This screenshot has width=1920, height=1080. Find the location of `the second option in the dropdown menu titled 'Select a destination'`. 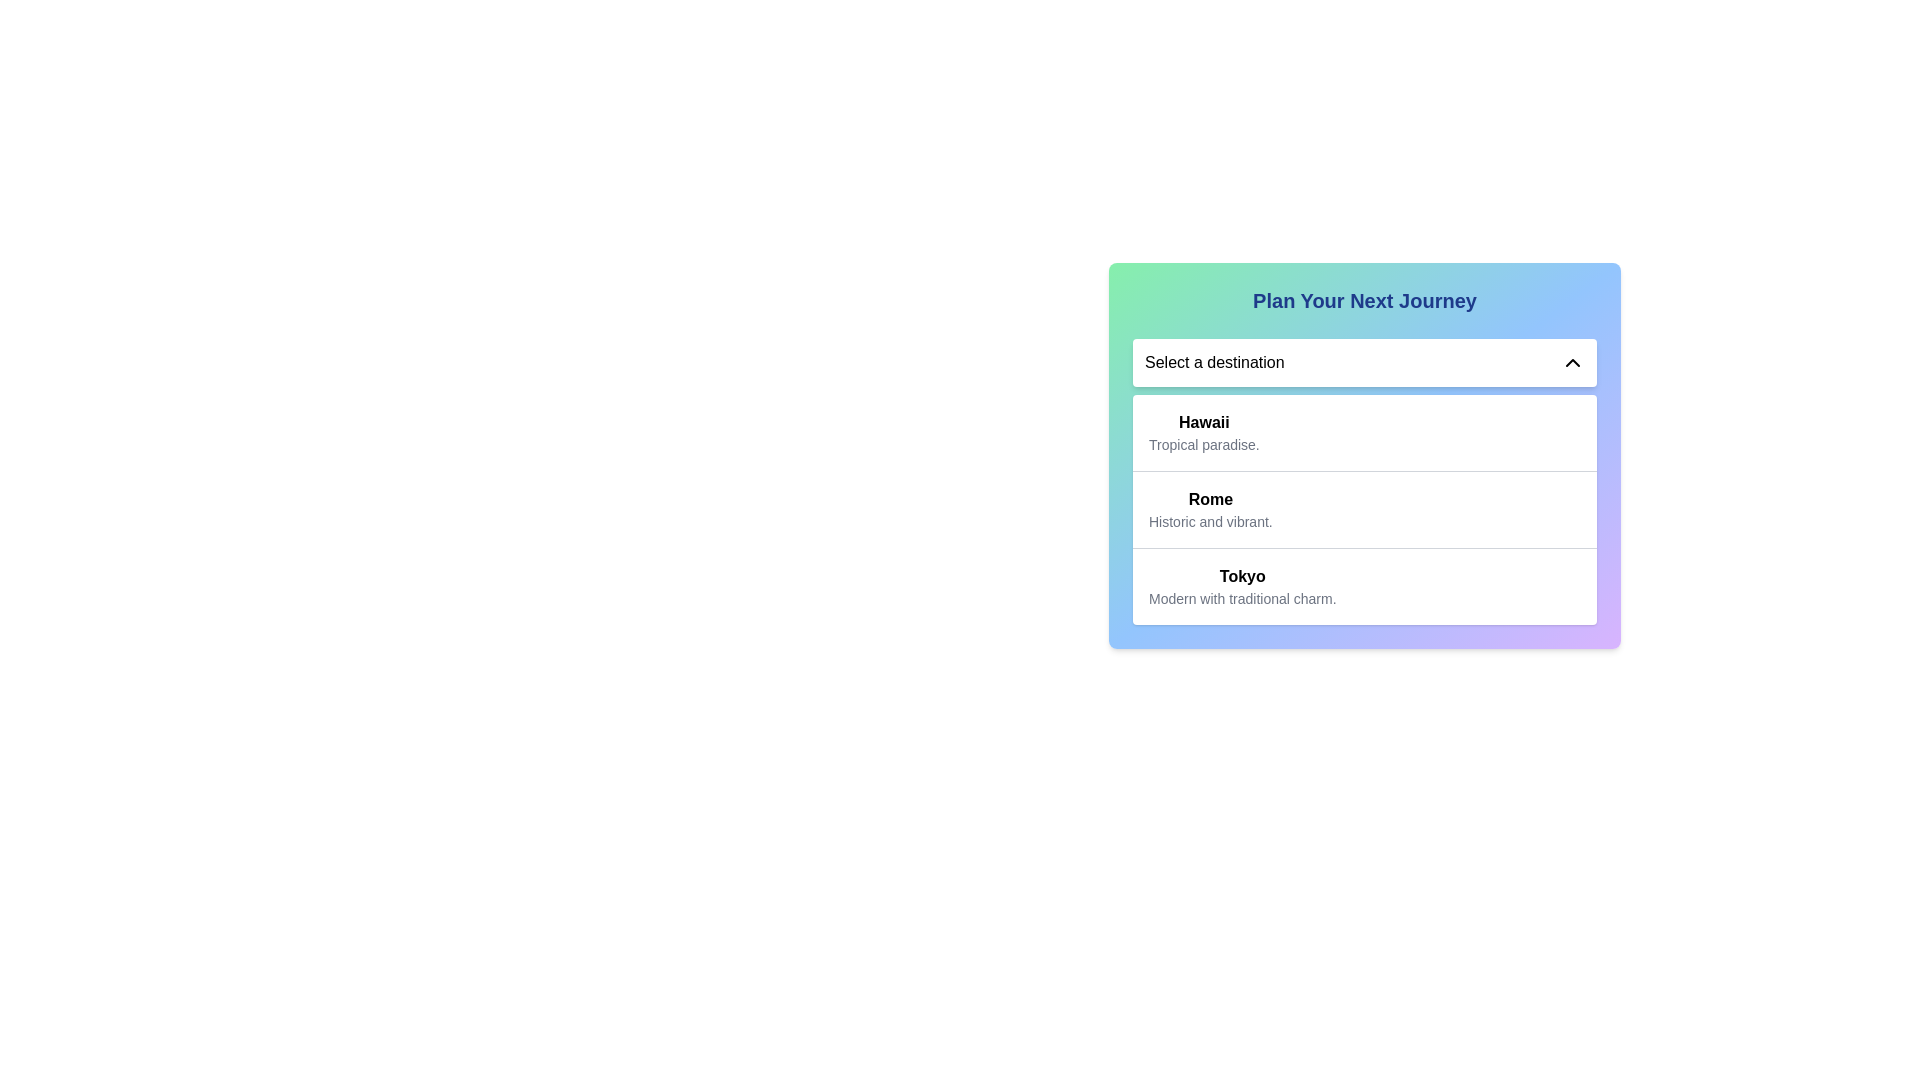

the second option in the dropdown menu titled 'Select a destination' is located at coordinates (1363, 482).